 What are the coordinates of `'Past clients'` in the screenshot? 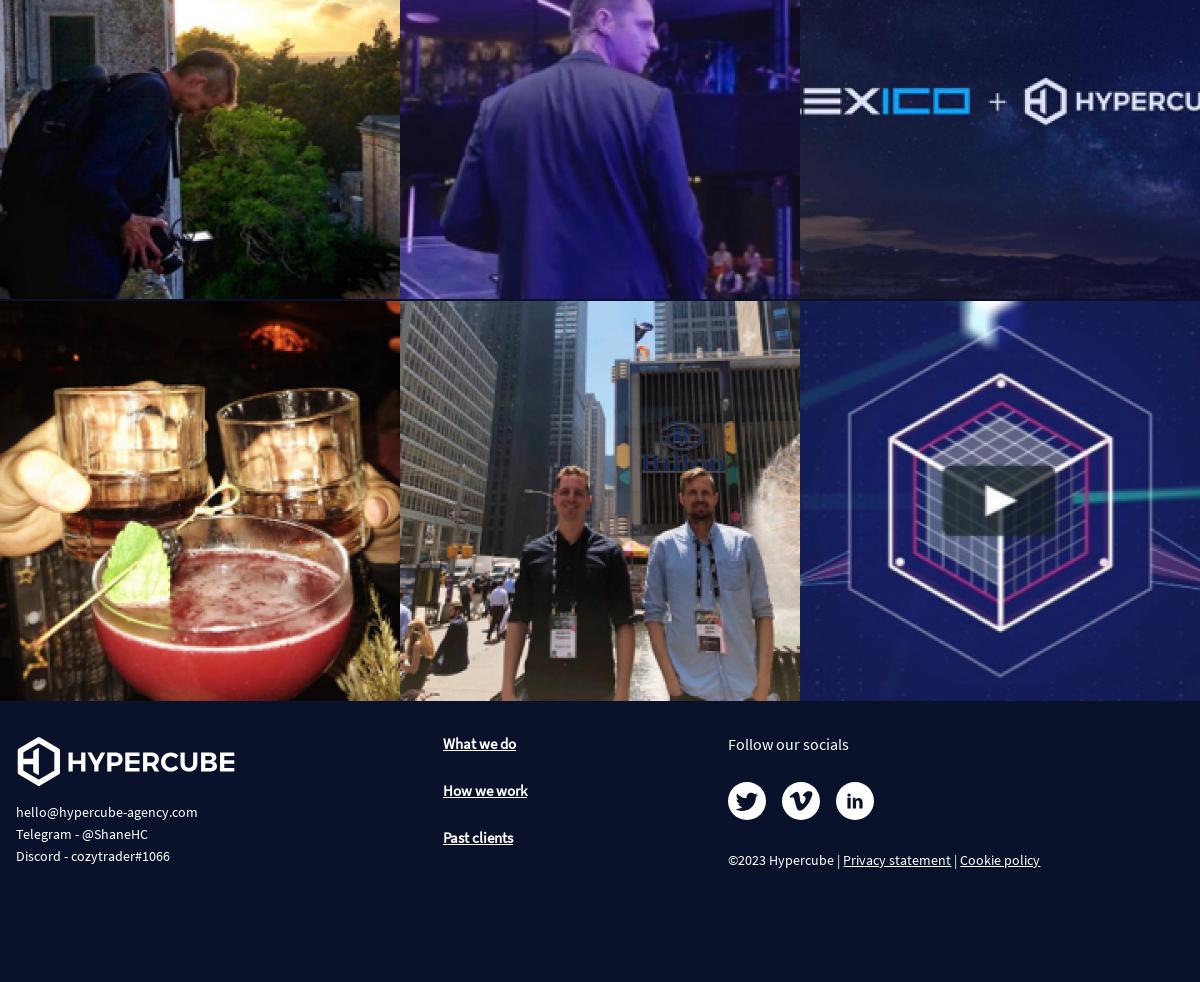 It's located at (476, 837).